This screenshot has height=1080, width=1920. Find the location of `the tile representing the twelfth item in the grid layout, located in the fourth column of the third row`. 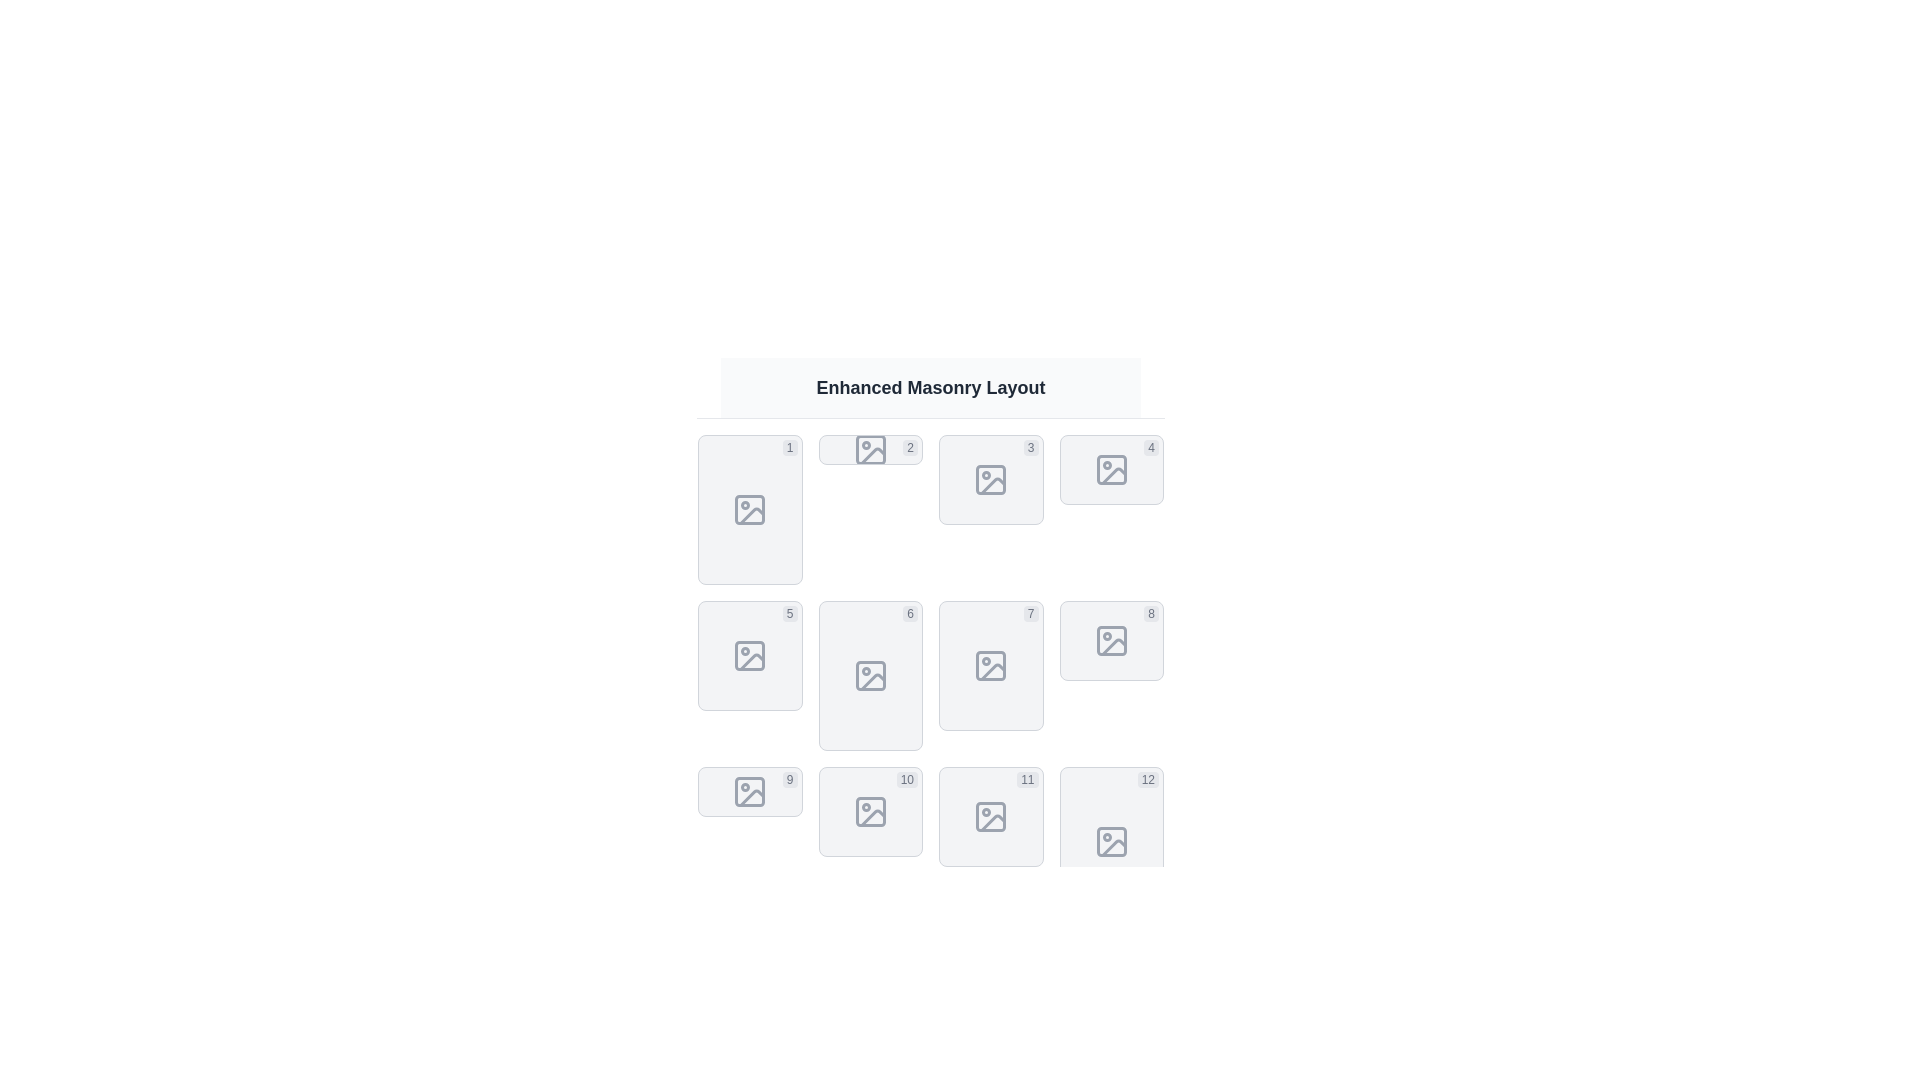

the tile representing the twelfth item in the grid layout, located in the fourth column of the third row is located at coordinates (1110, 841).